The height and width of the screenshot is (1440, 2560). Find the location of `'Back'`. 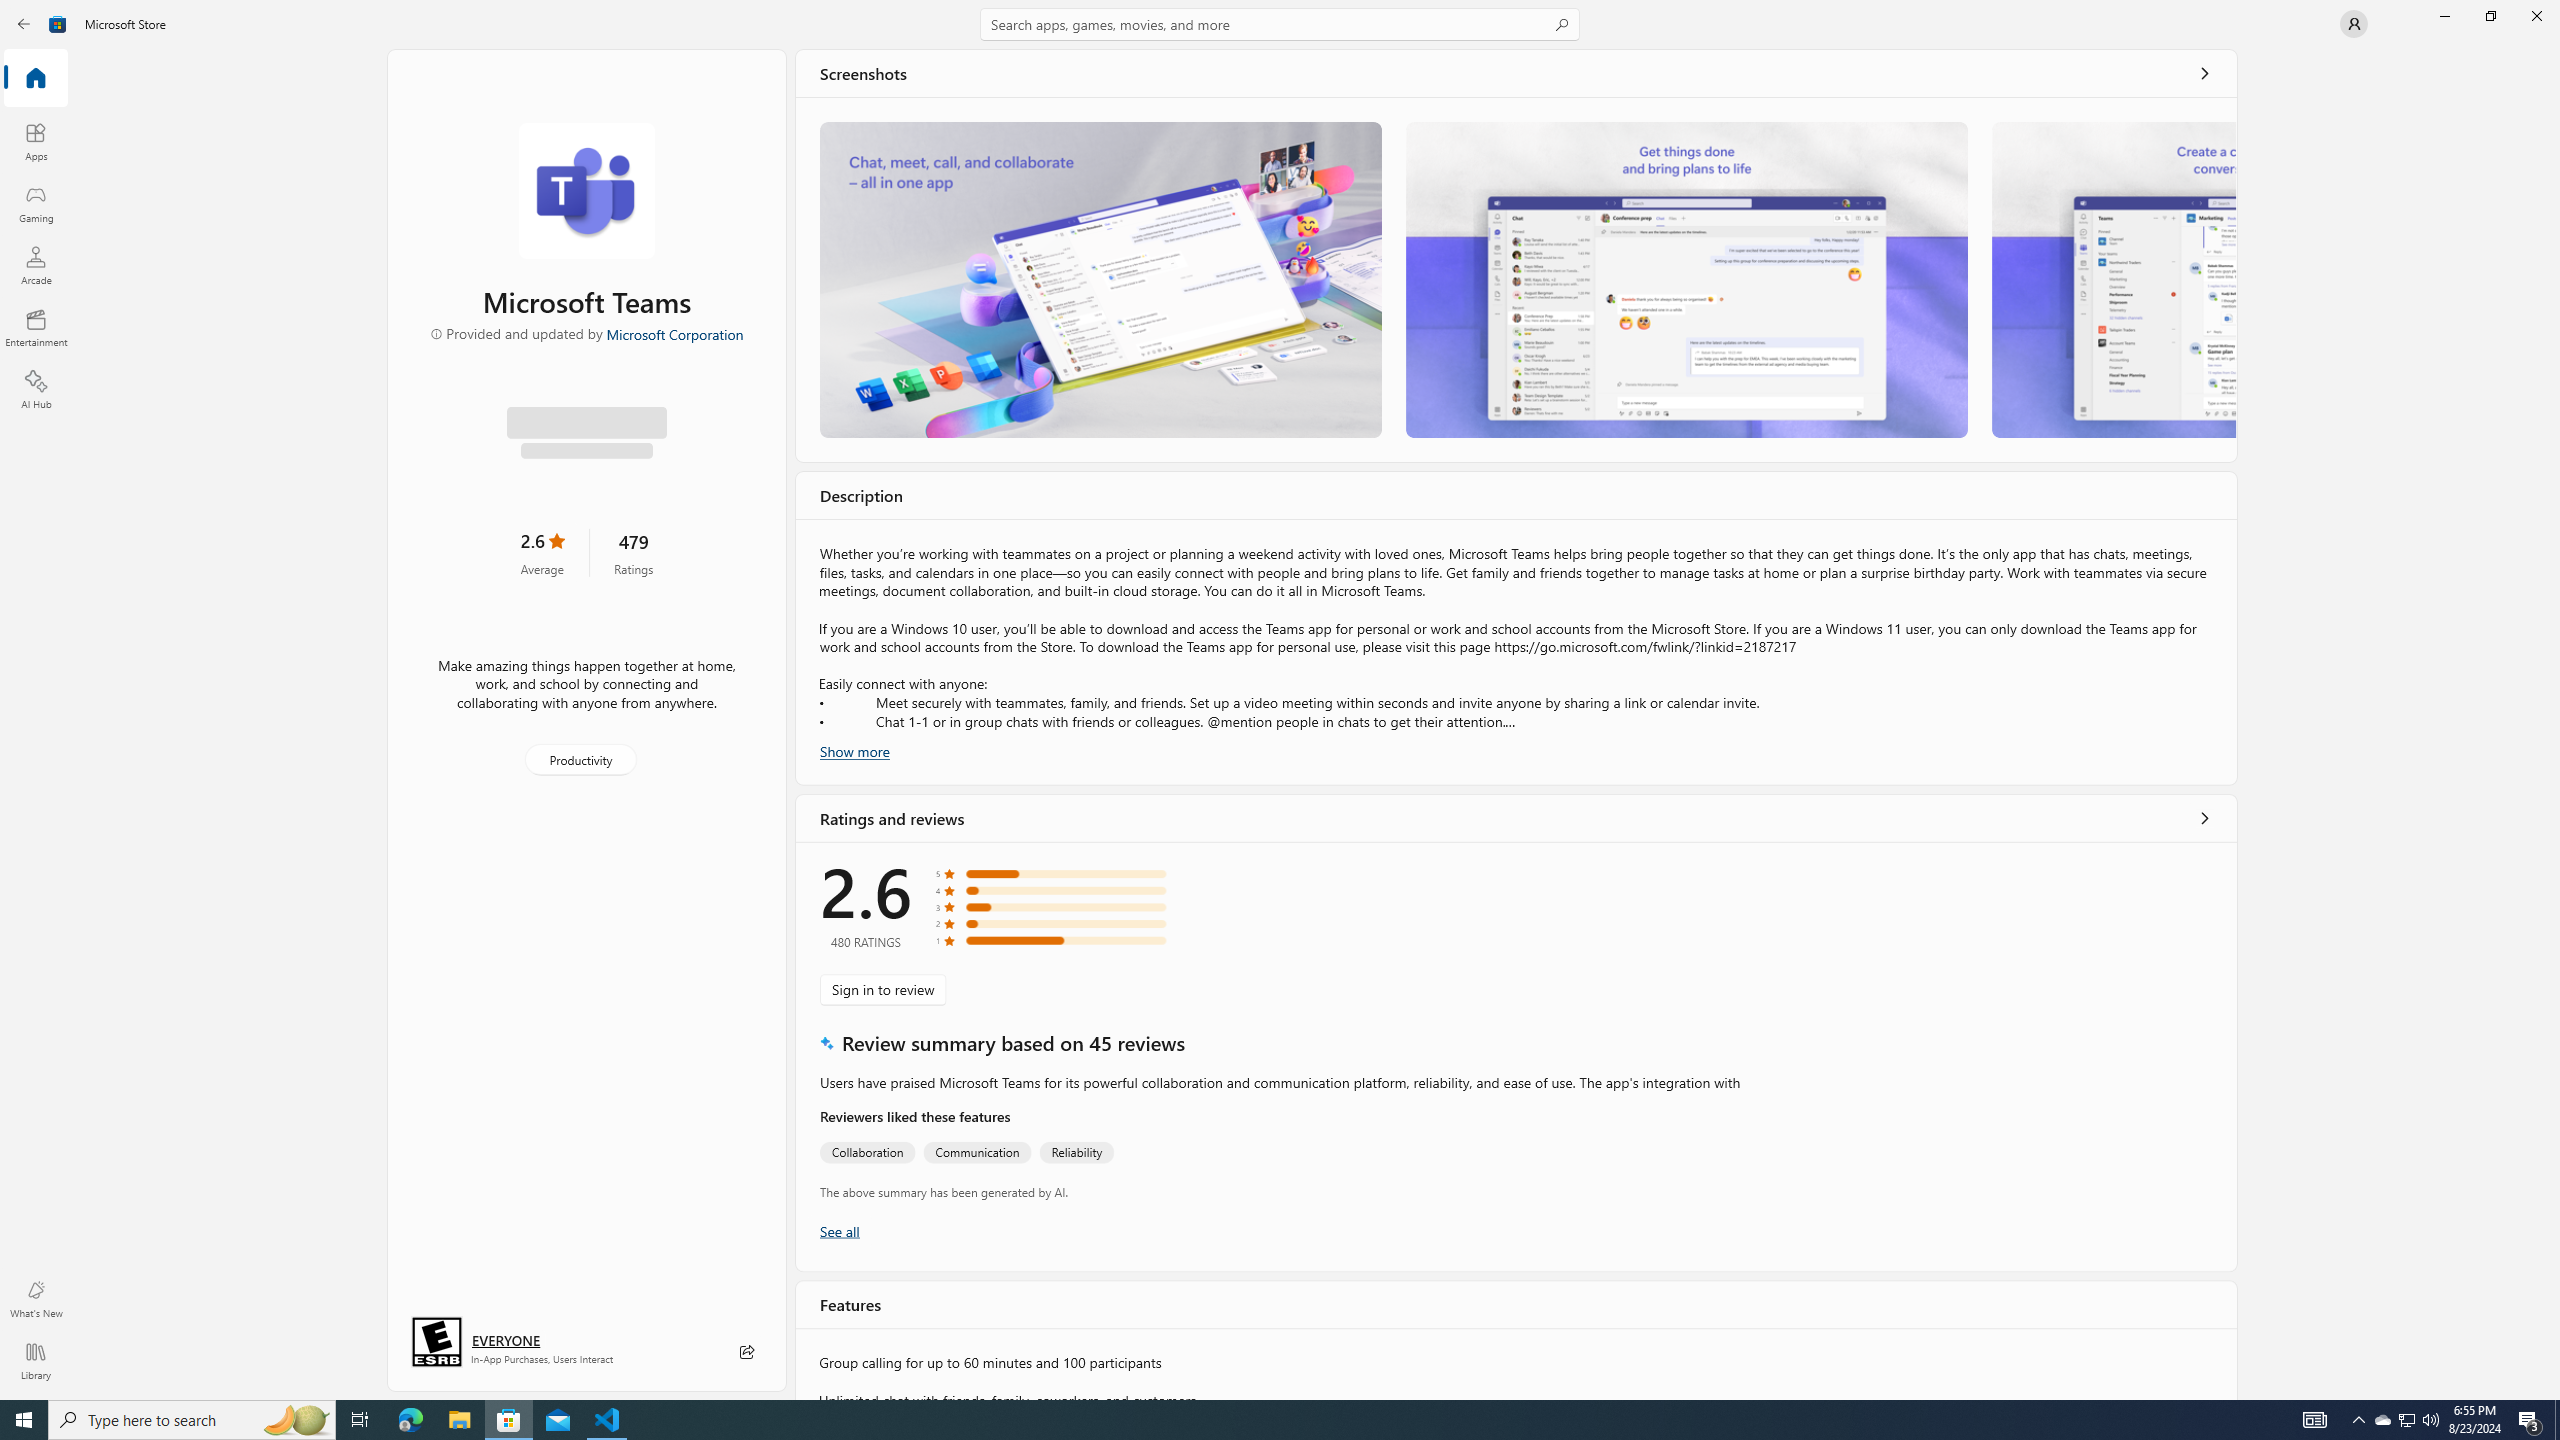

'Back' is located at coordinates (24, 22).